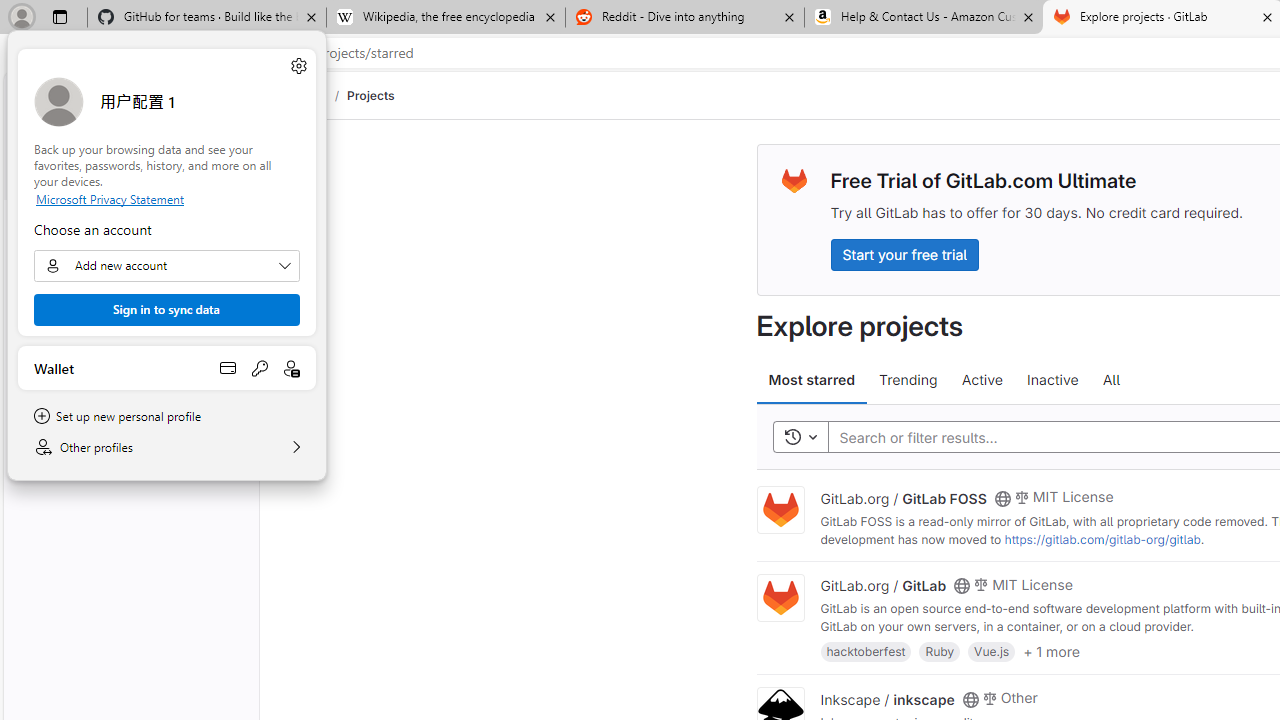 The image size is (1280, 720). Describe the element at coordinates (982, 380) in the screenshot. I see `'Active'` at that location.